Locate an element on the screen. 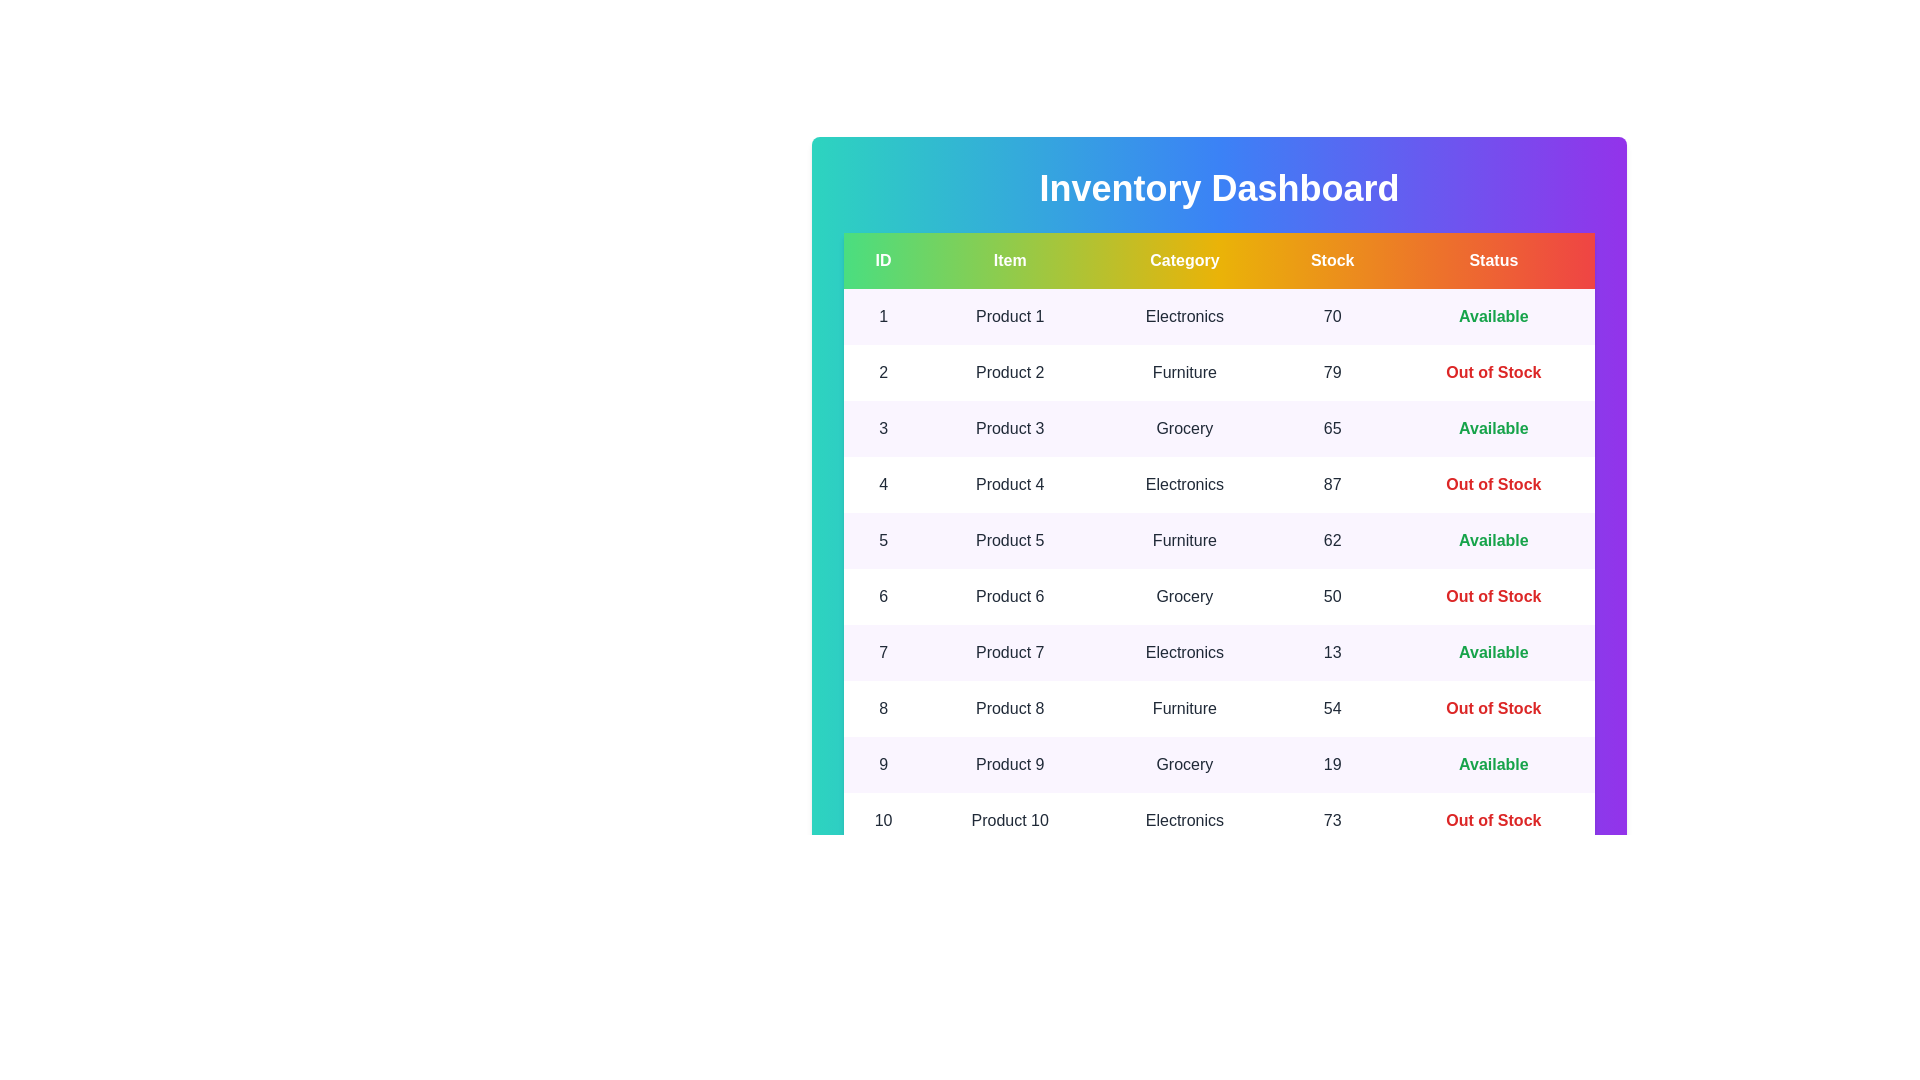 This screenshot has height=1080, width=1920. the table header Category to sort the table by that column is located at coordinates (1184, 260).